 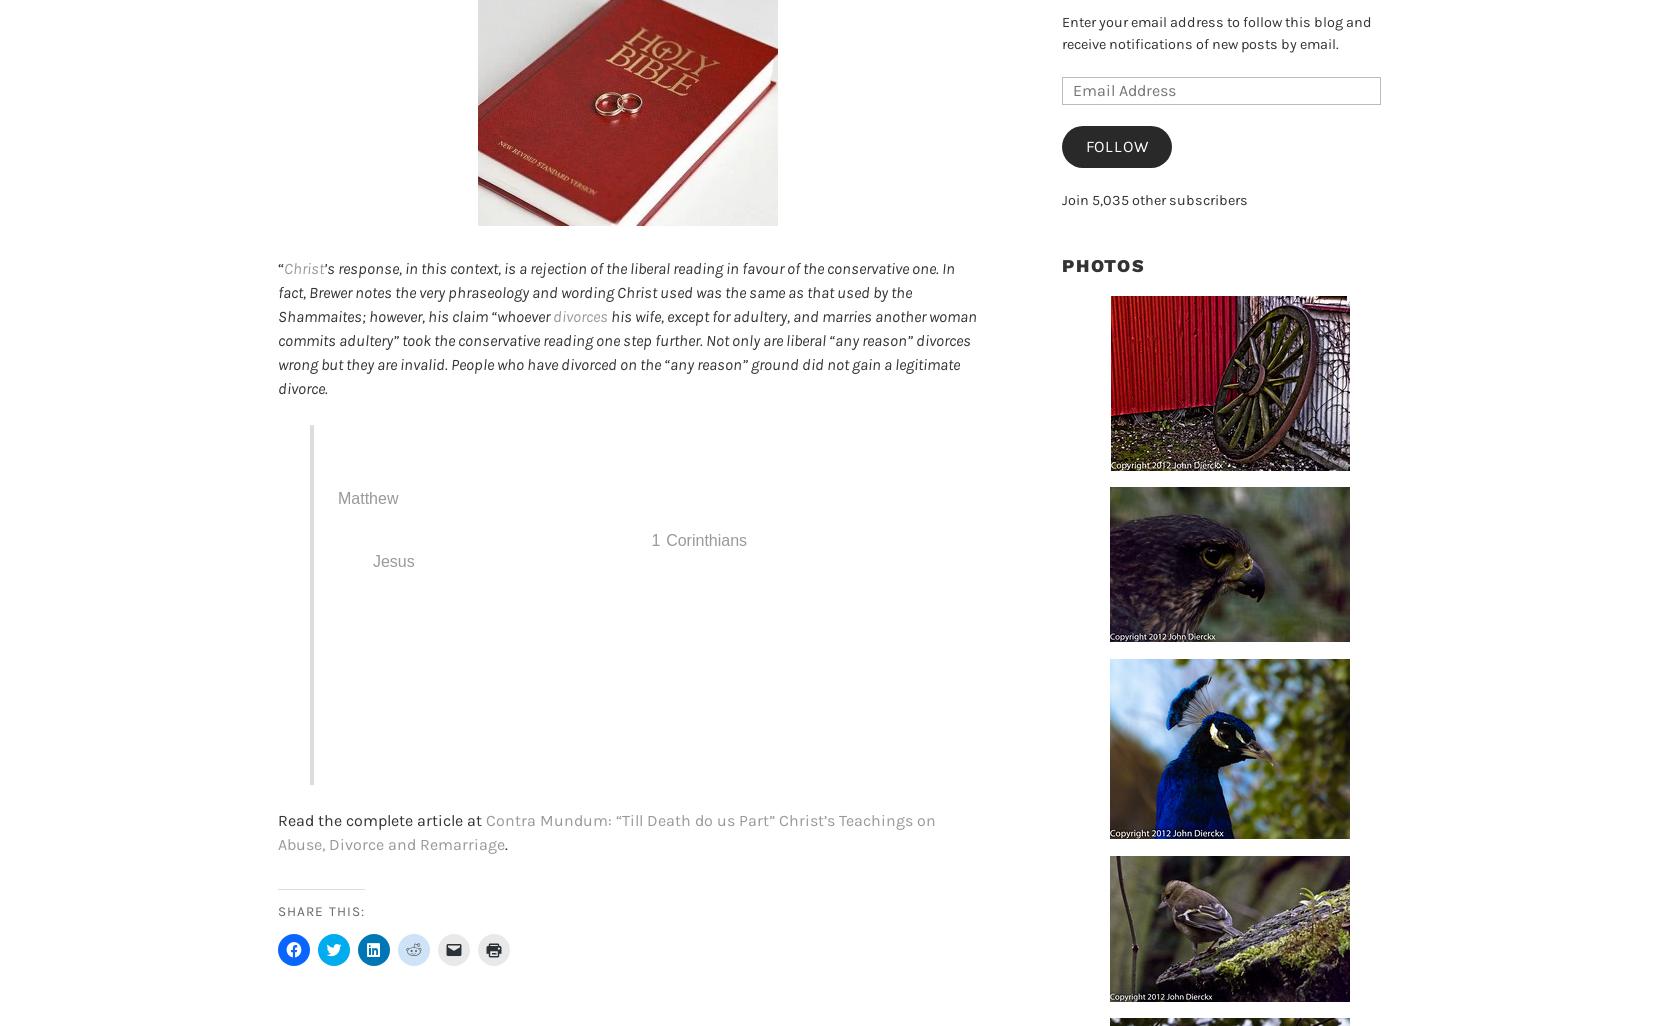 What do you see at coordinates (553, 316) in the screenshot?
I see `'divorces'` at bounding box center [553, 316].